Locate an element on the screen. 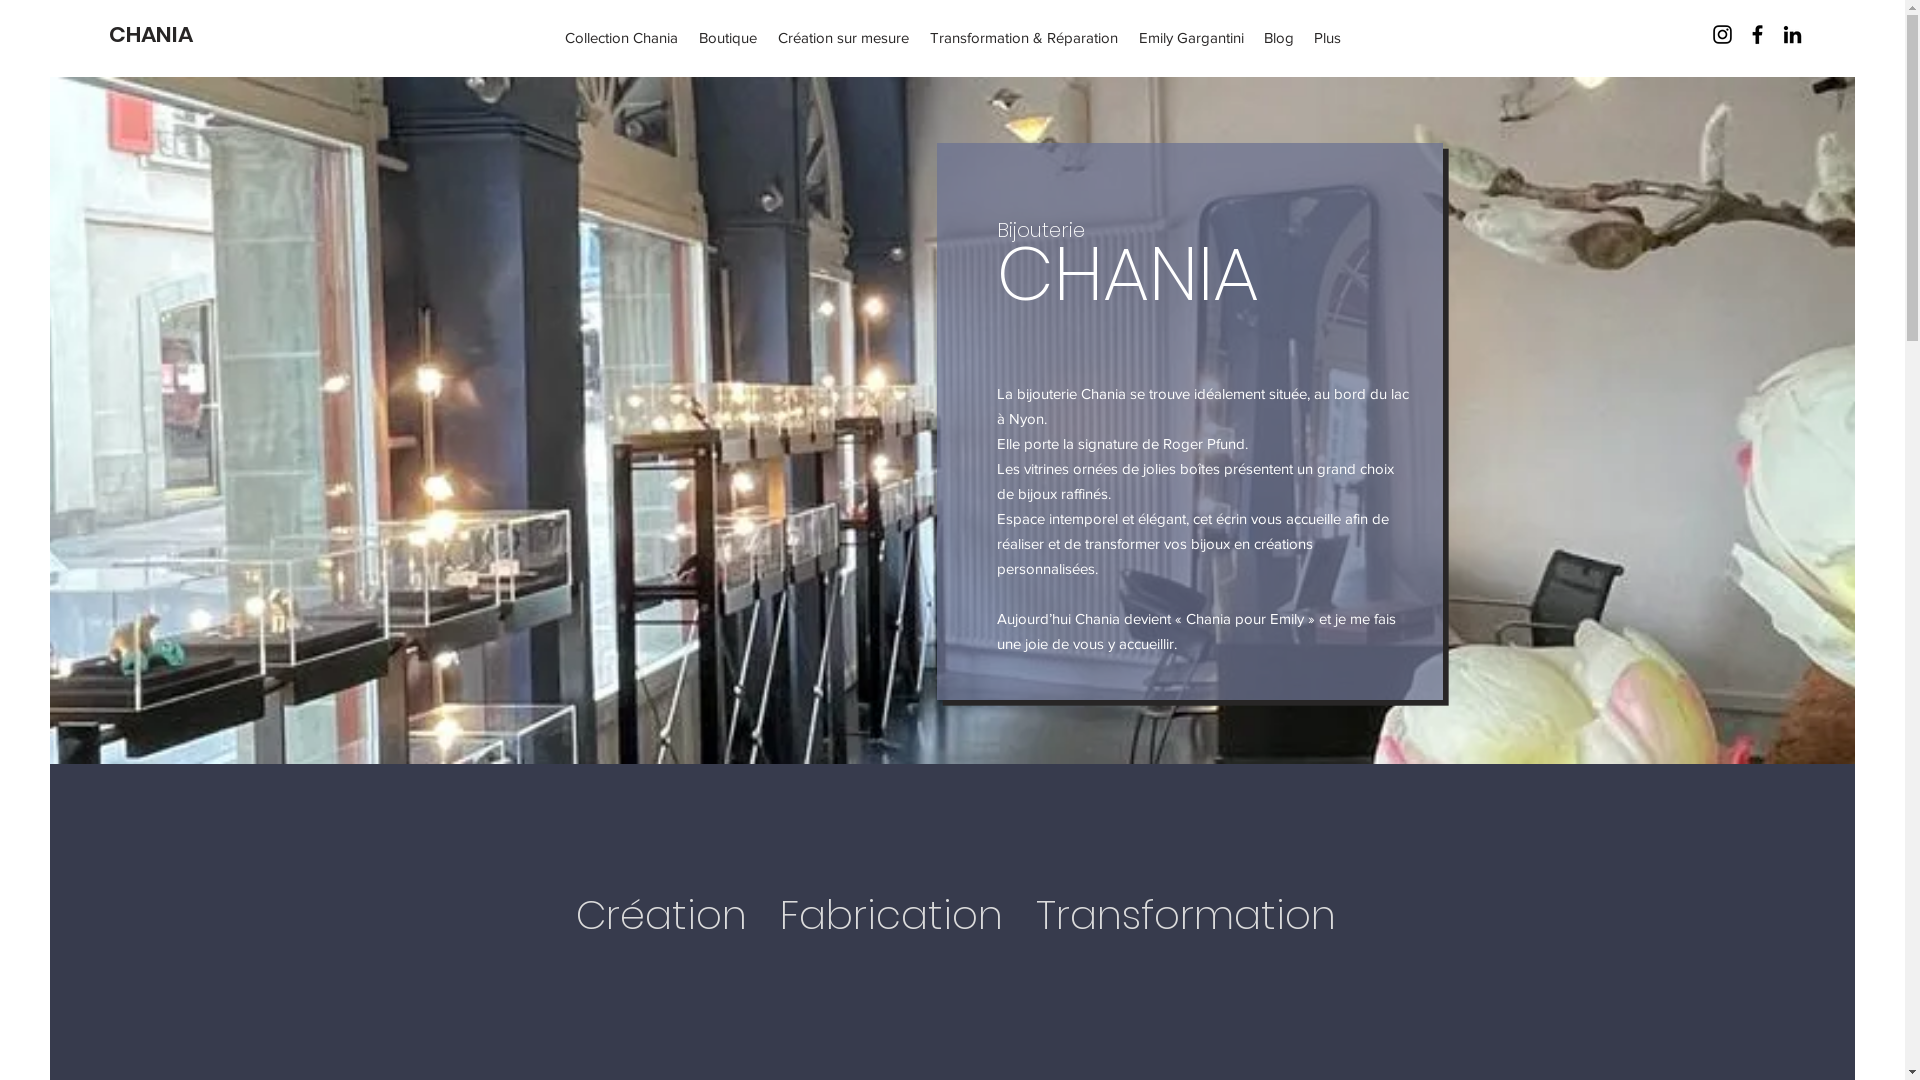 This screenshot has height=1080, width=1920. 'CHANIA' is located at coordinates (149, 34).